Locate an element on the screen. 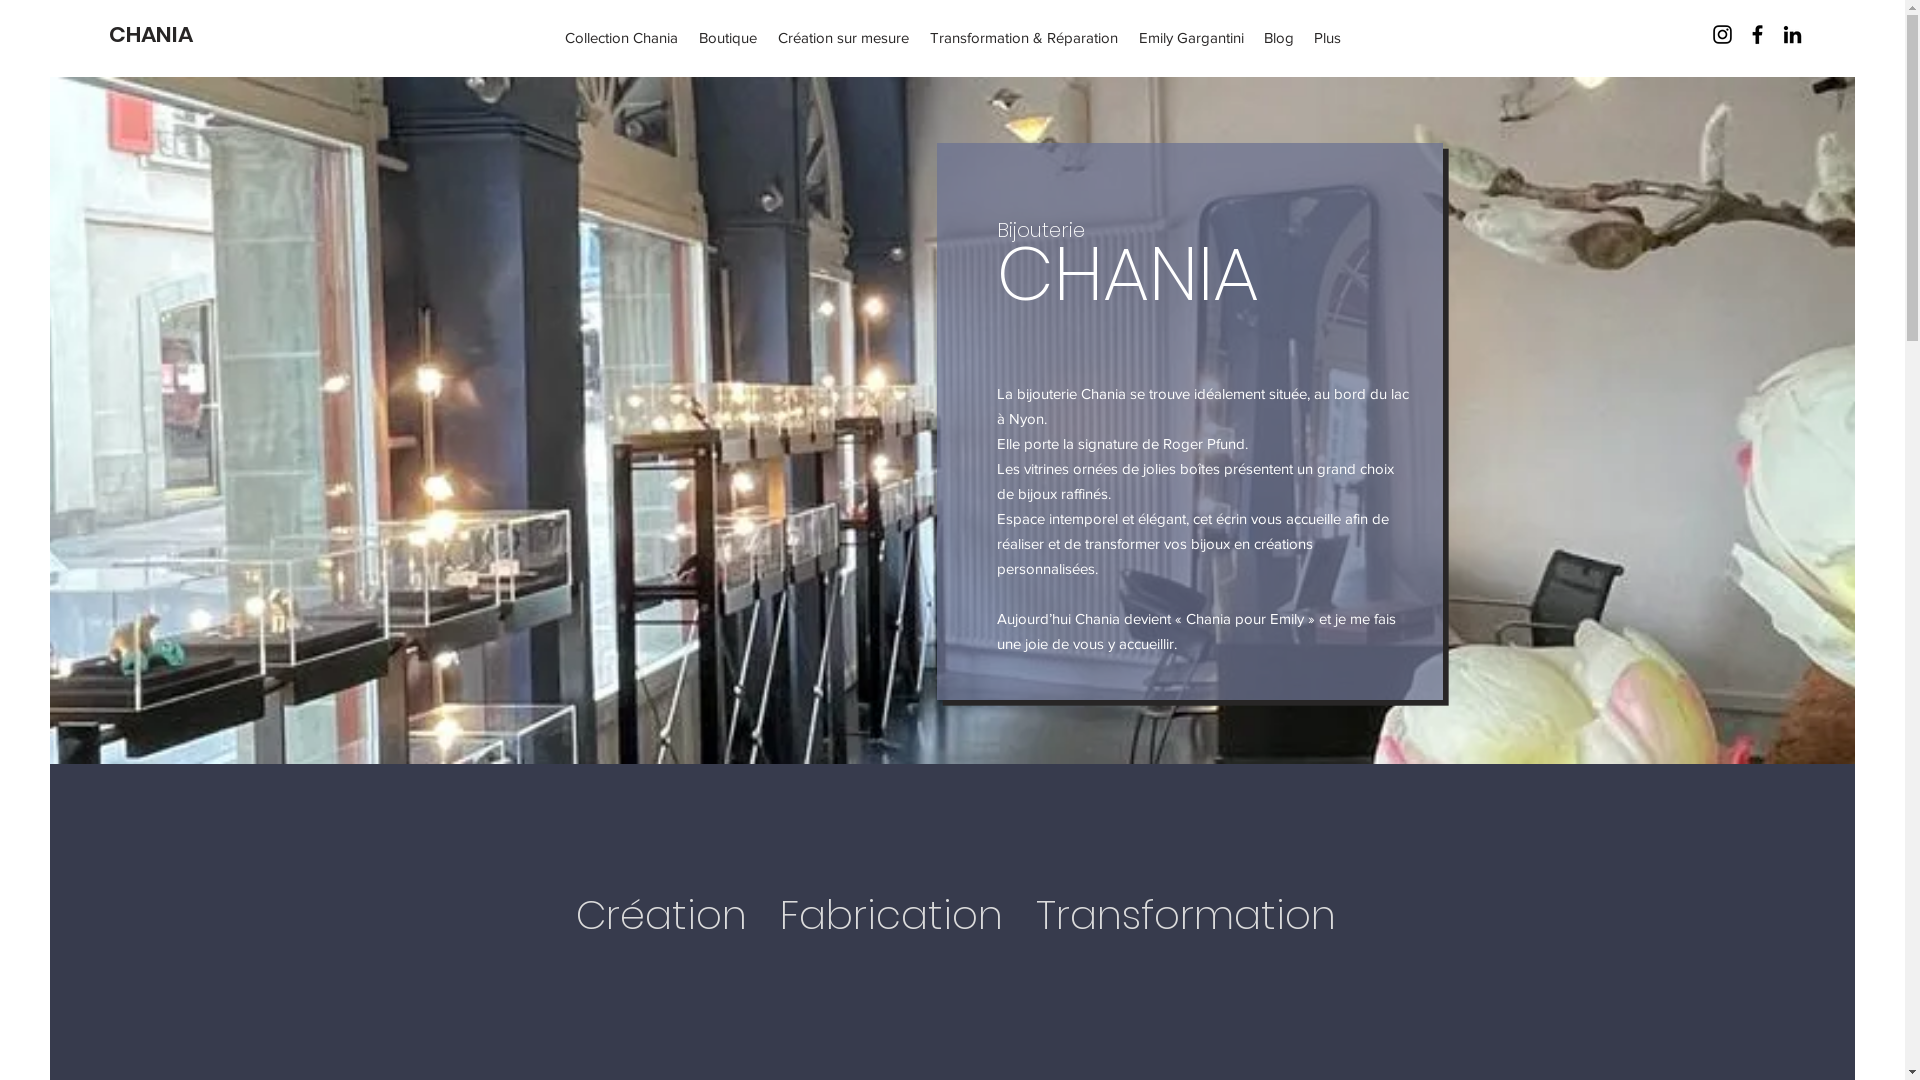 This screenshot has height=1080, width=1920. 'CHANIA' is located at coordinates (149, 34).